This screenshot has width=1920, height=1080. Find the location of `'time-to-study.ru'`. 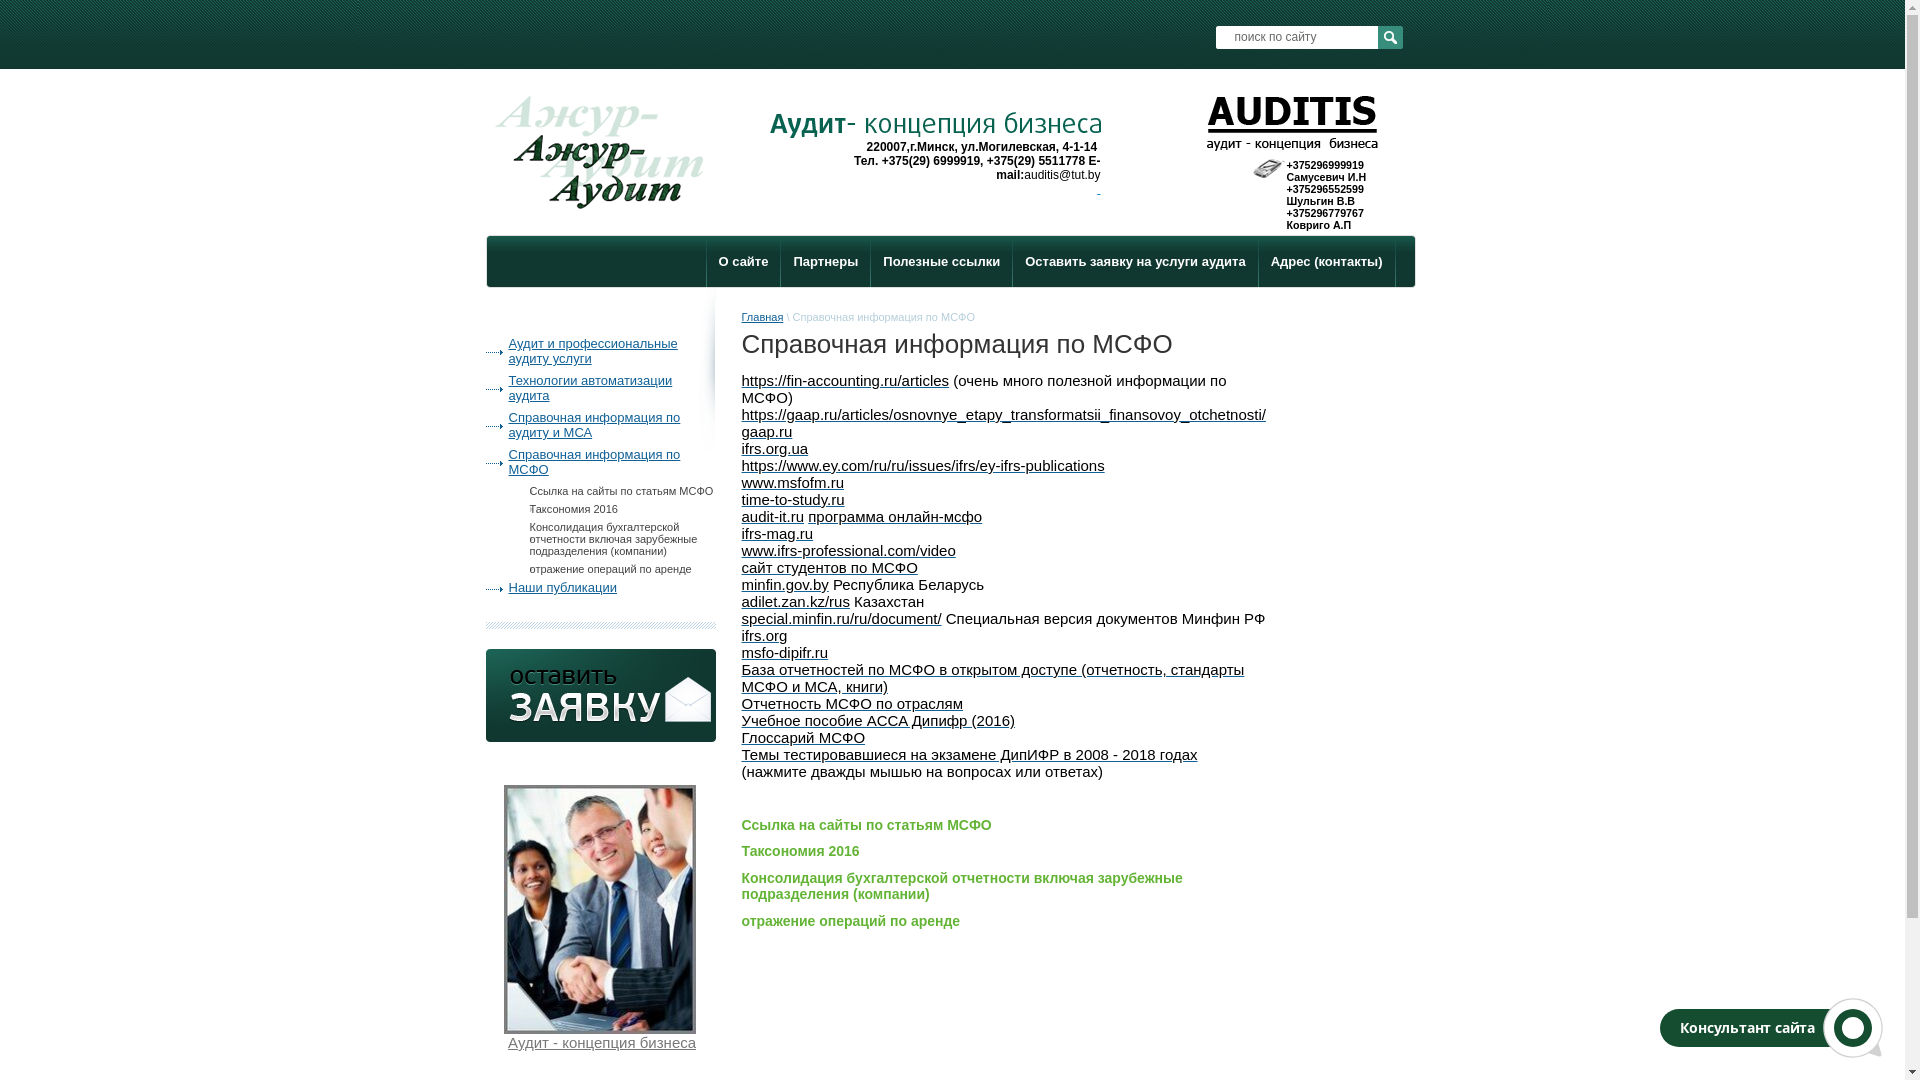

'time-to-study.ru' is located at coordinates (741, 498).